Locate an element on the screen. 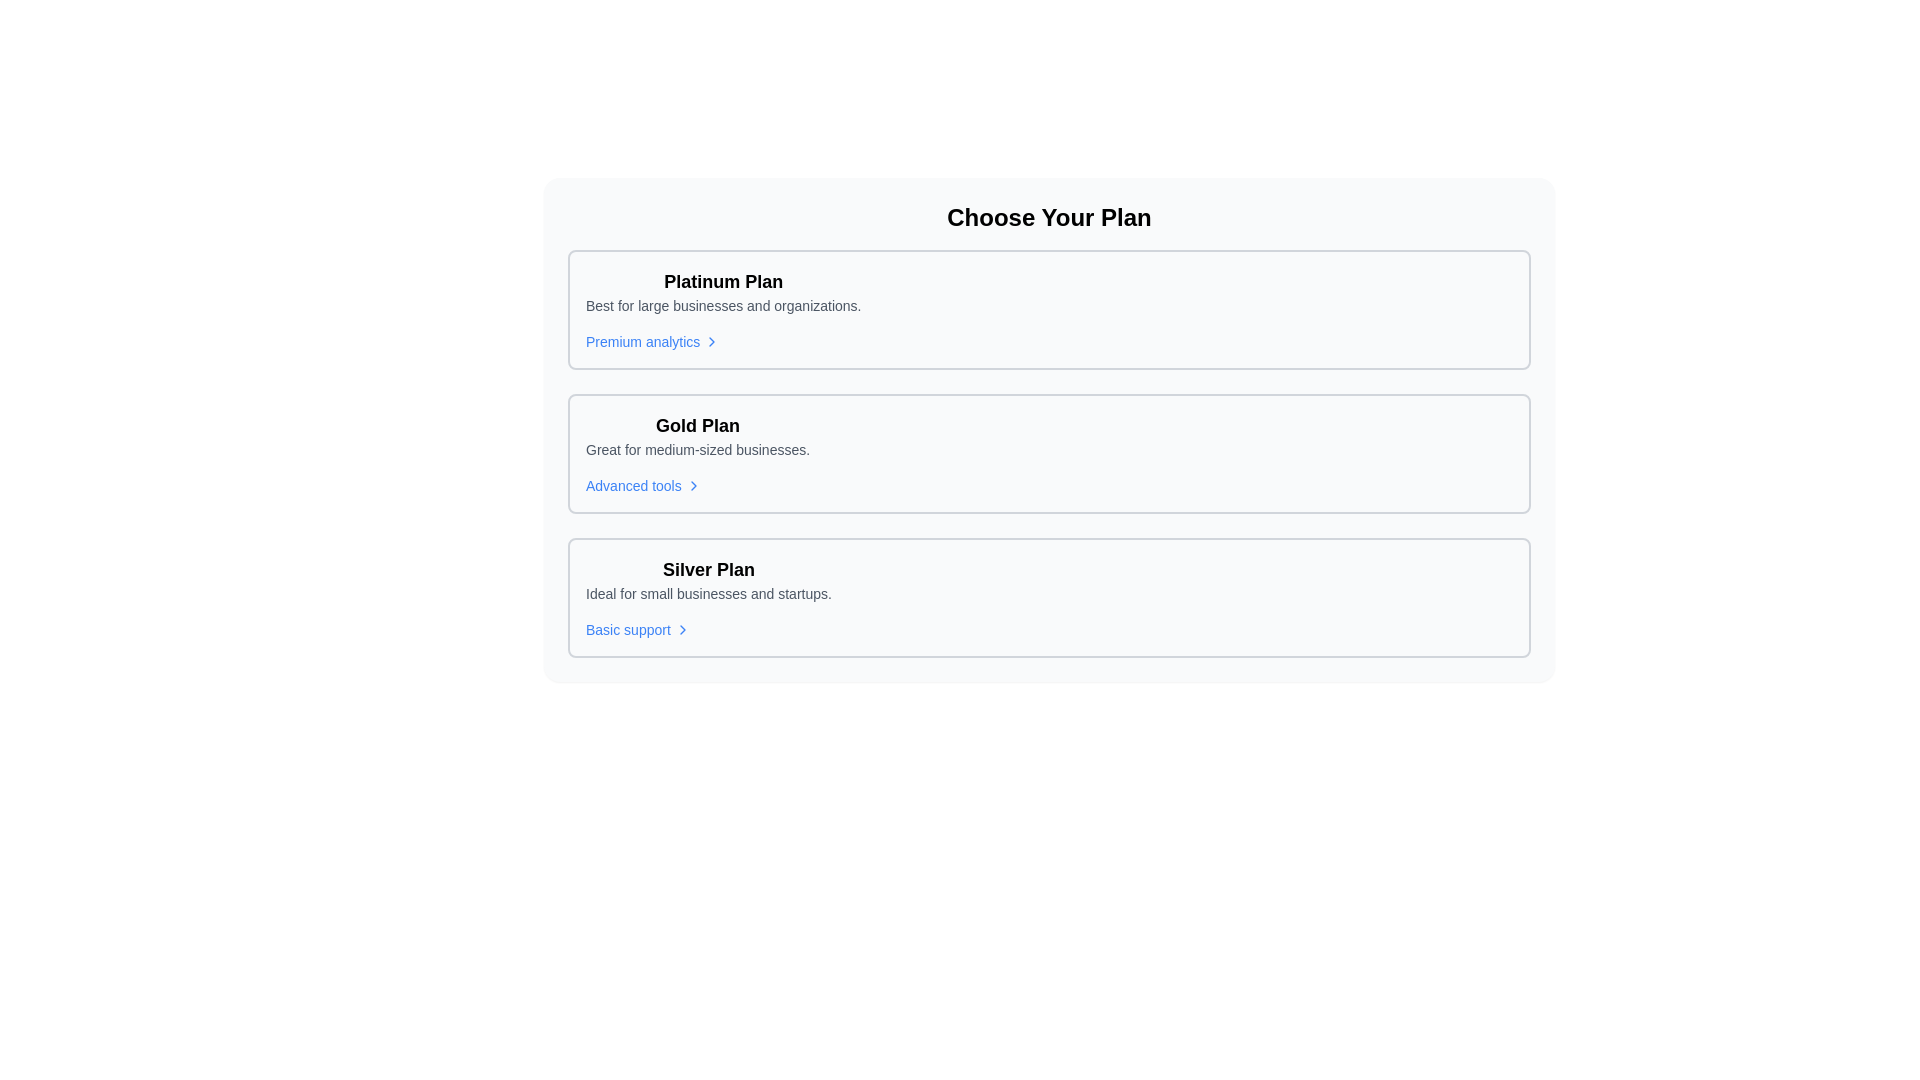 The height and width of the screenshot is (1080, 1920). the interactive icon located immediately to the right of the 'Premium analytics' text in the upper section of the interface, which is part of the 'Platinum Plan' is located at coordinates (712, 341).